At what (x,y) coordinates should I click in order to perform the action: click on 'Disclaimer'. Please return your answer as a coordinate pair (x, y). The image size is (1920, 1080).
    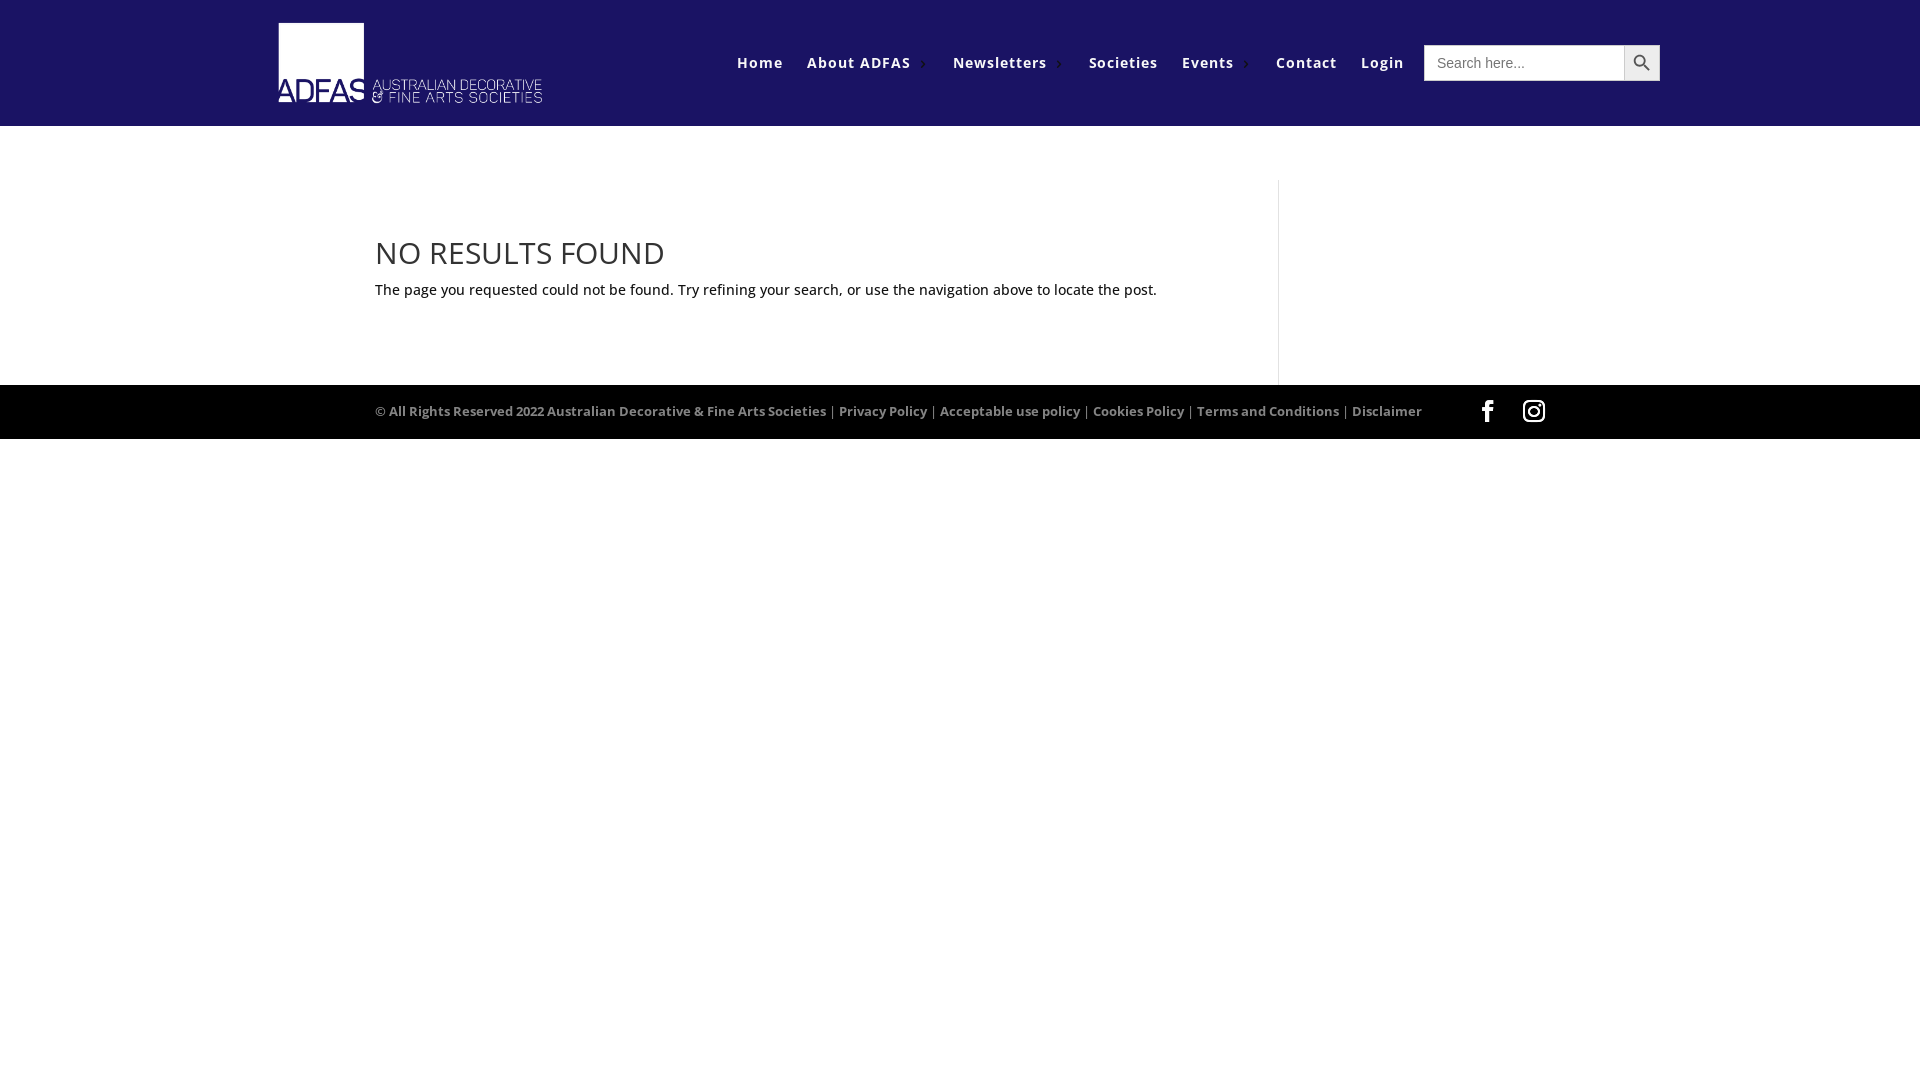
    Looking at the image, I should click on (1386, 410).